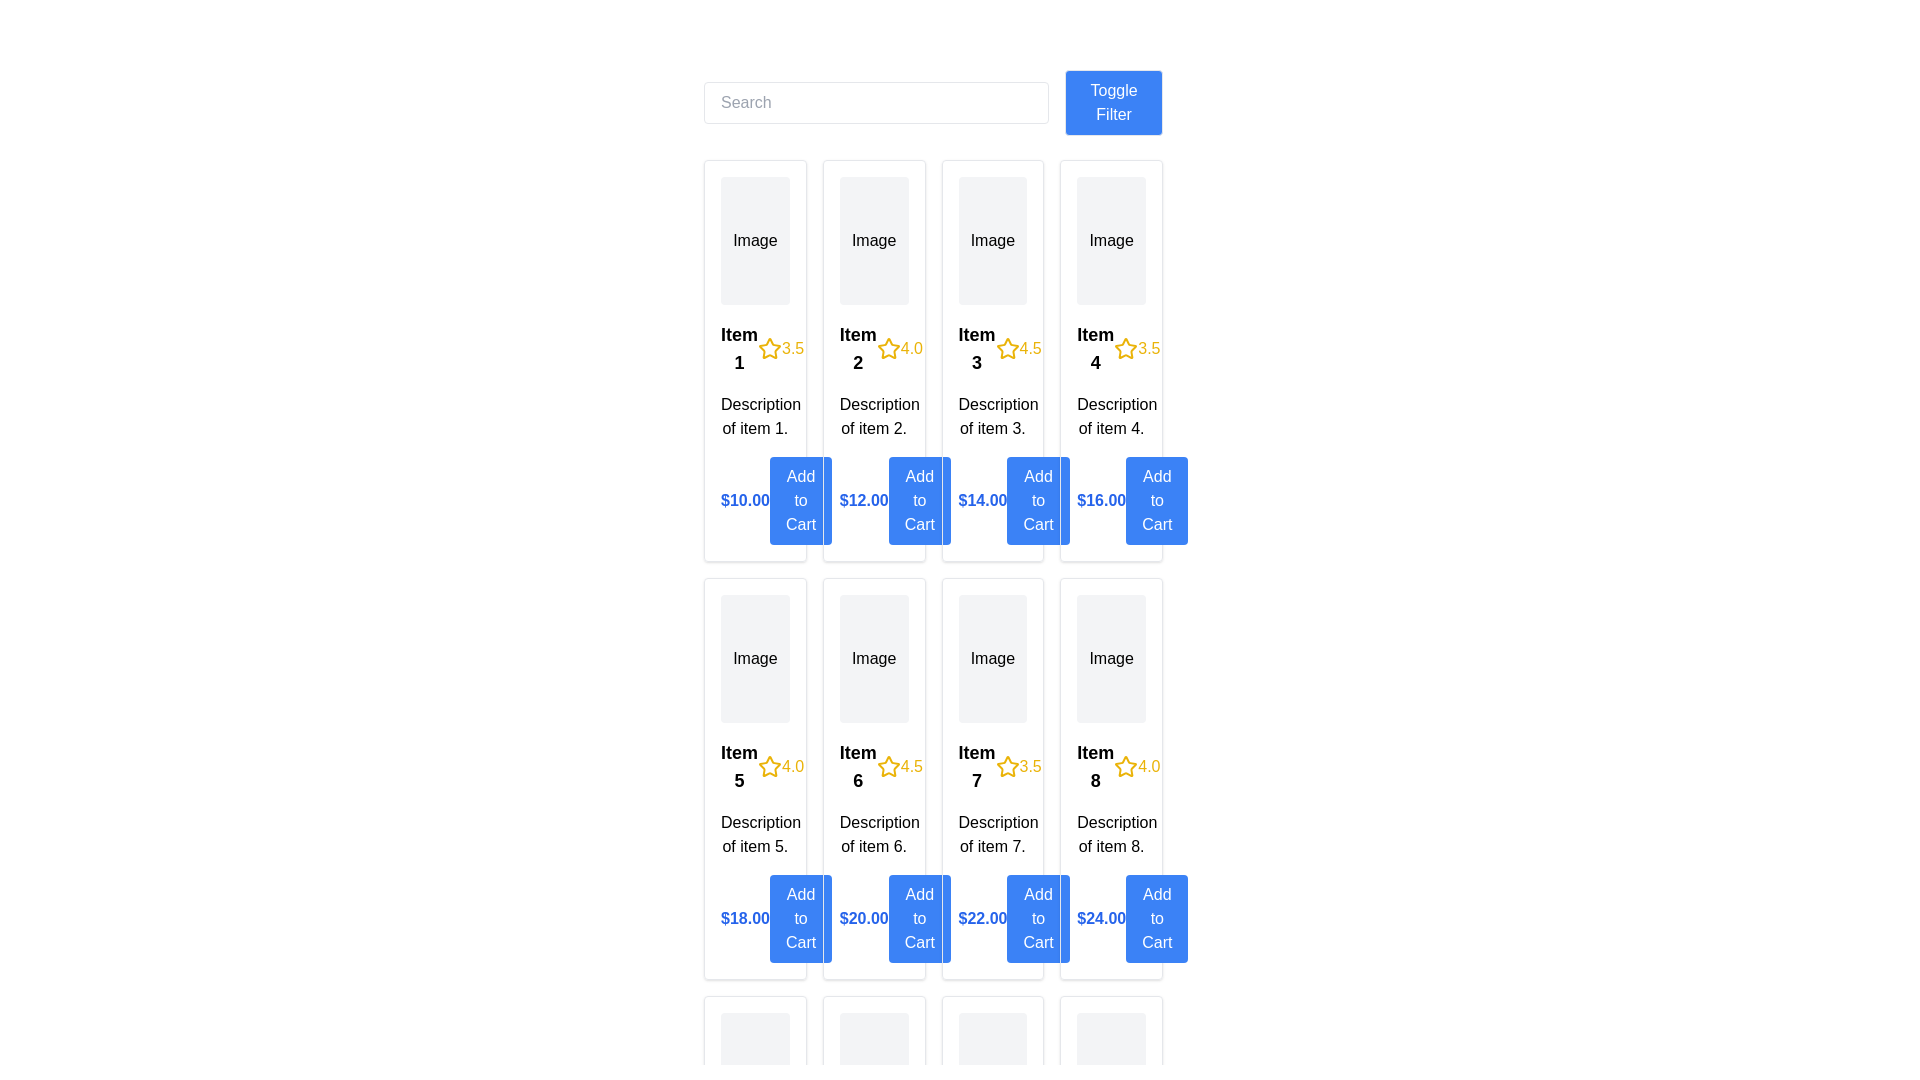  What do you see at coordinates (1110, 834) in the screenshot?
I see `the text label providing details about 'Item 8', which is positioned below the item's title and rating, and above the price and 'Add to Cart' button` at bounding box center [1110, 834].